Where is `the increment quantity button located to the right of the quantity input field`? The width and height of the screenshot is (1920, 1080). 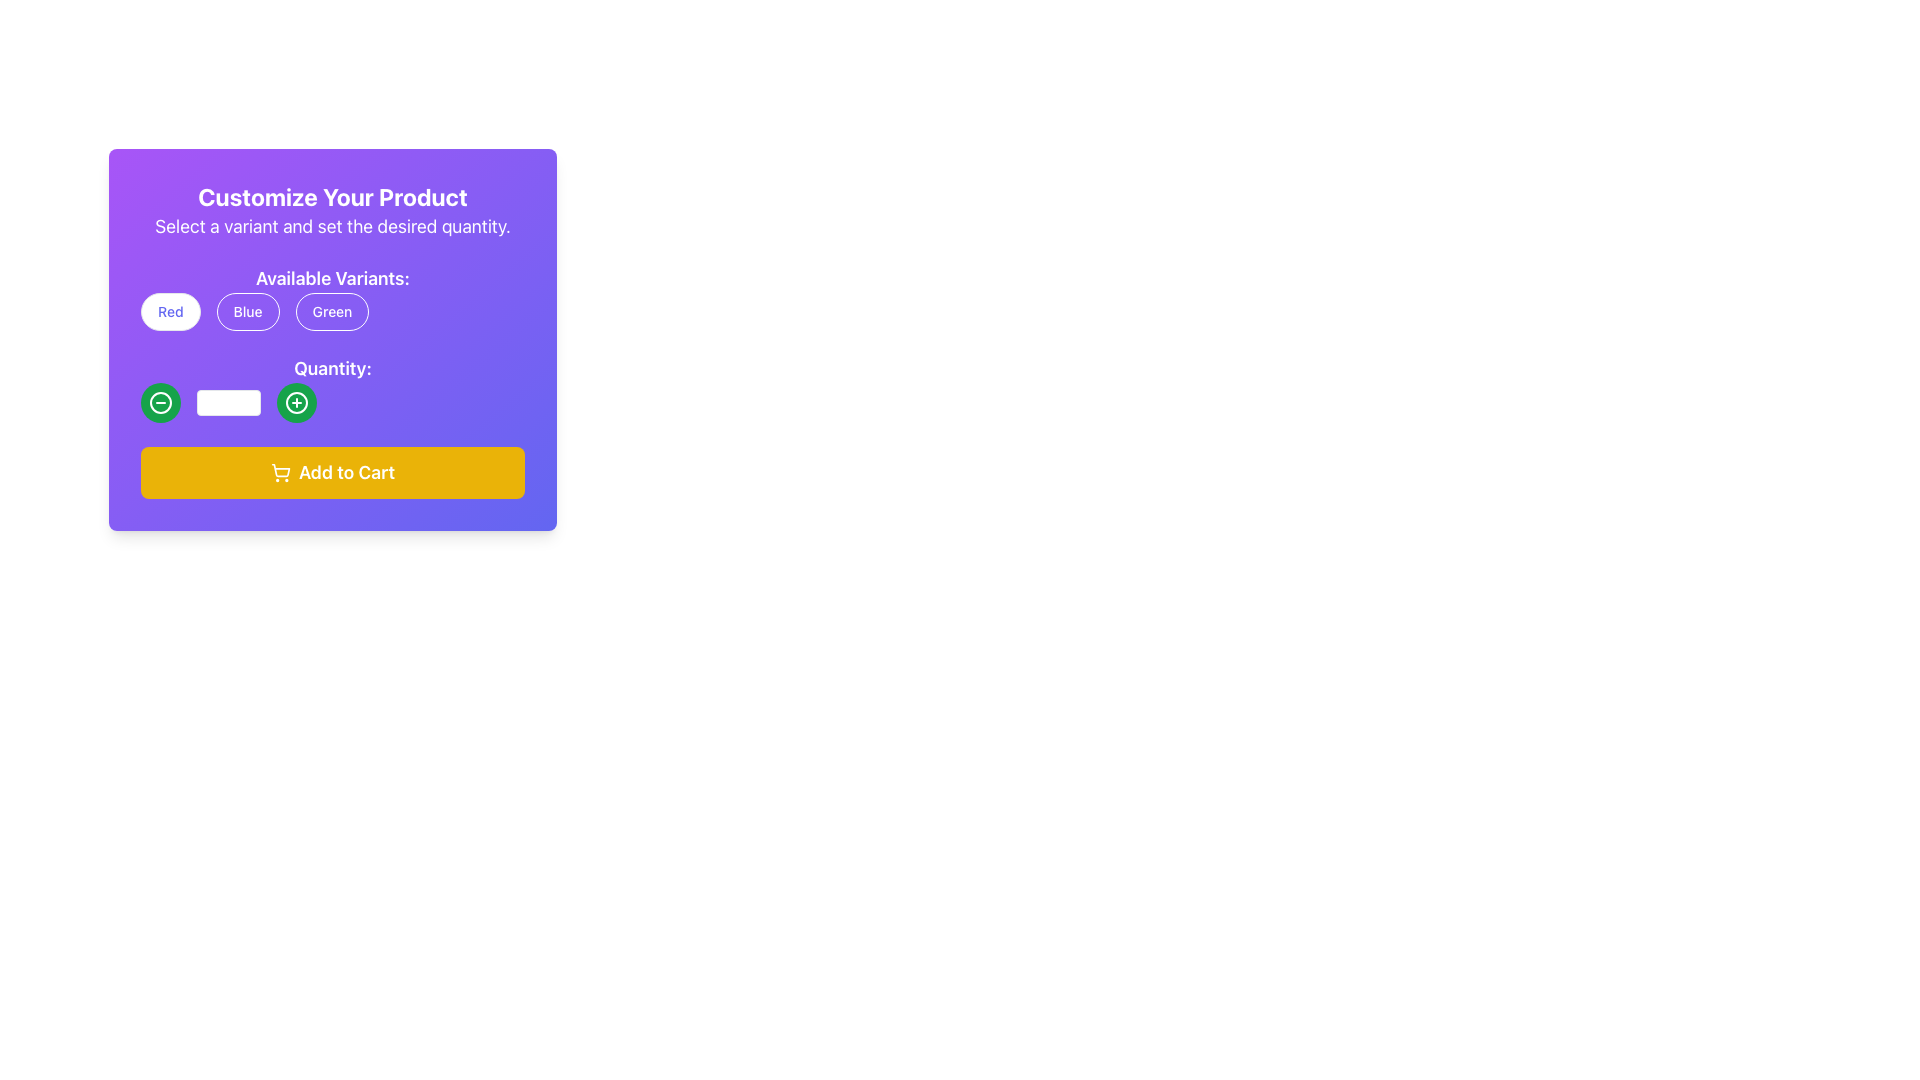
the increment quantity button located to the right of the quantity input field is located at coordinates (296, 402).